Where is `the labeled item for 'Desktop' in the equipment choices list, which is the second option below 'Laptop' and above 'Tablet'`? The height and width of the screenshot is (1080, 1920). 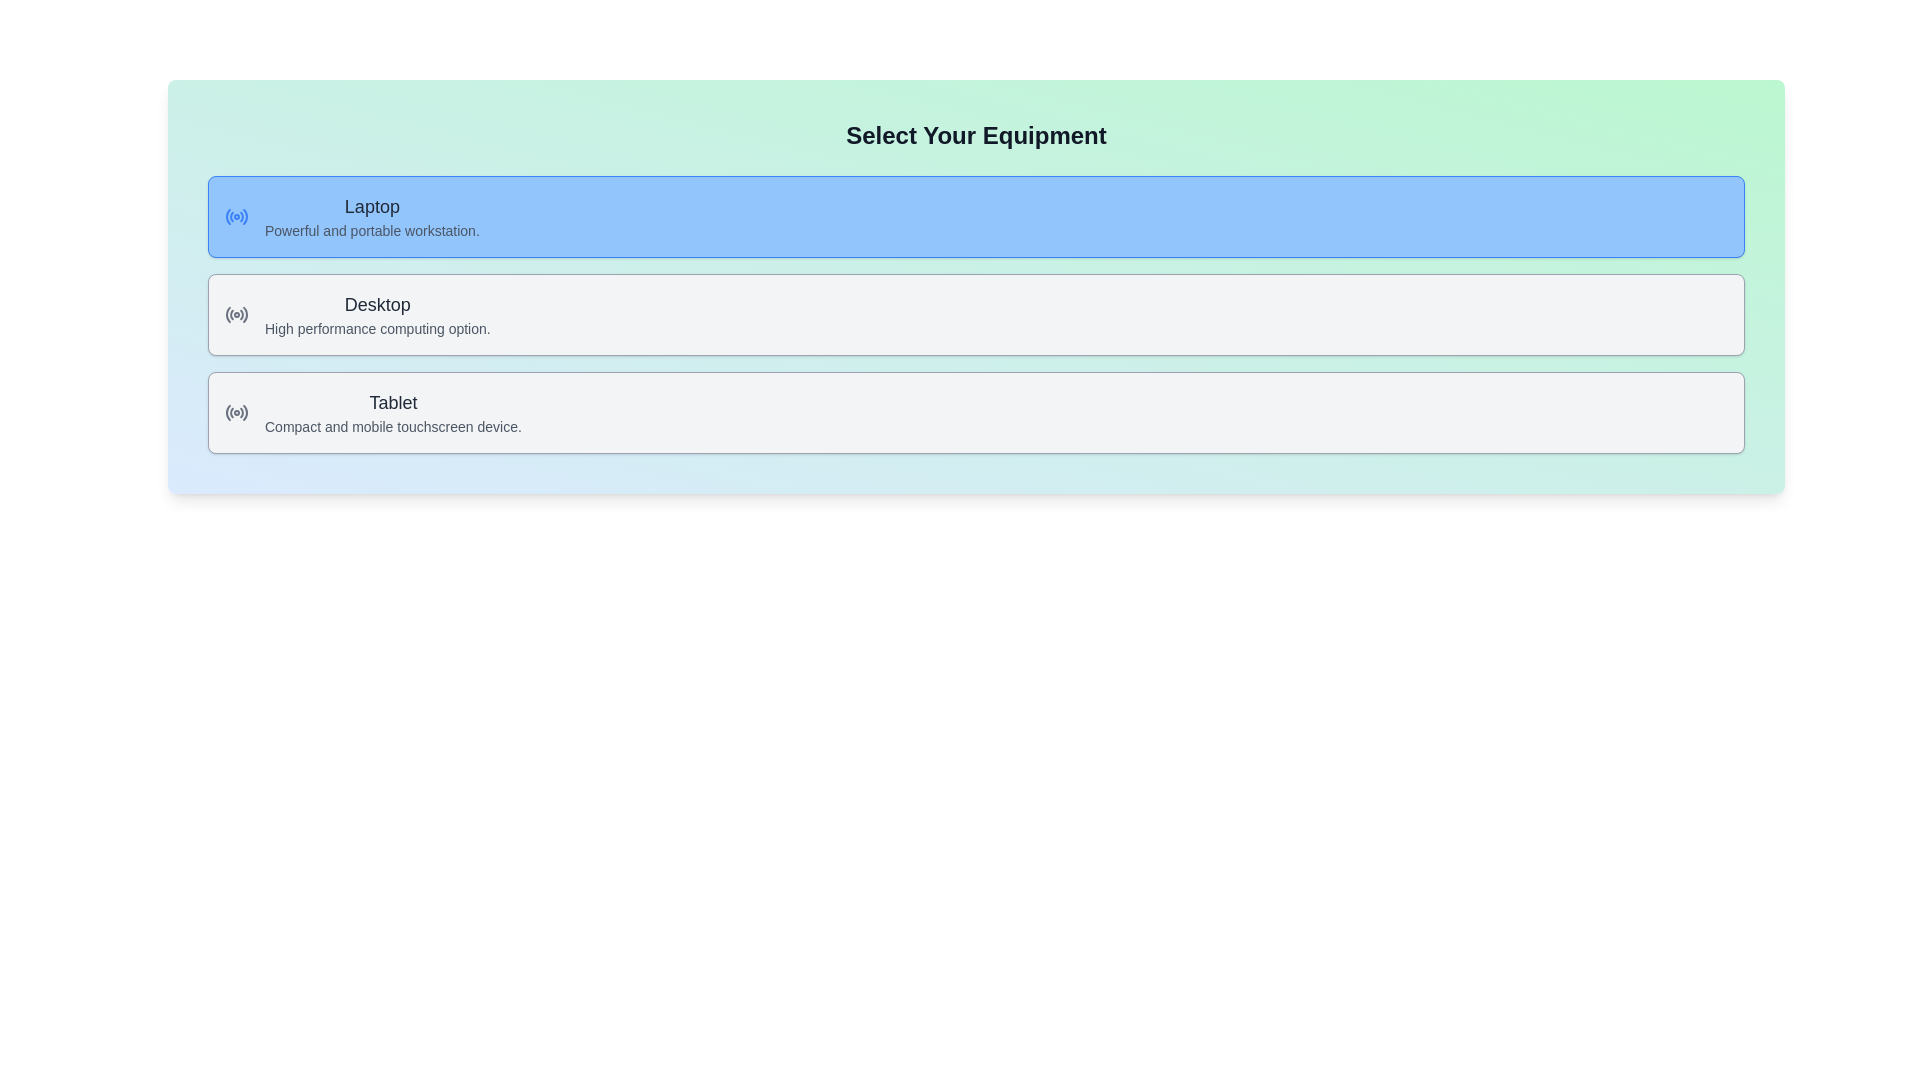 the labeled item for 'Desktop' in the equipment choices list, which is the second option below 'Laptop' and above 'Tablet' is located at coordinates (377, 315).